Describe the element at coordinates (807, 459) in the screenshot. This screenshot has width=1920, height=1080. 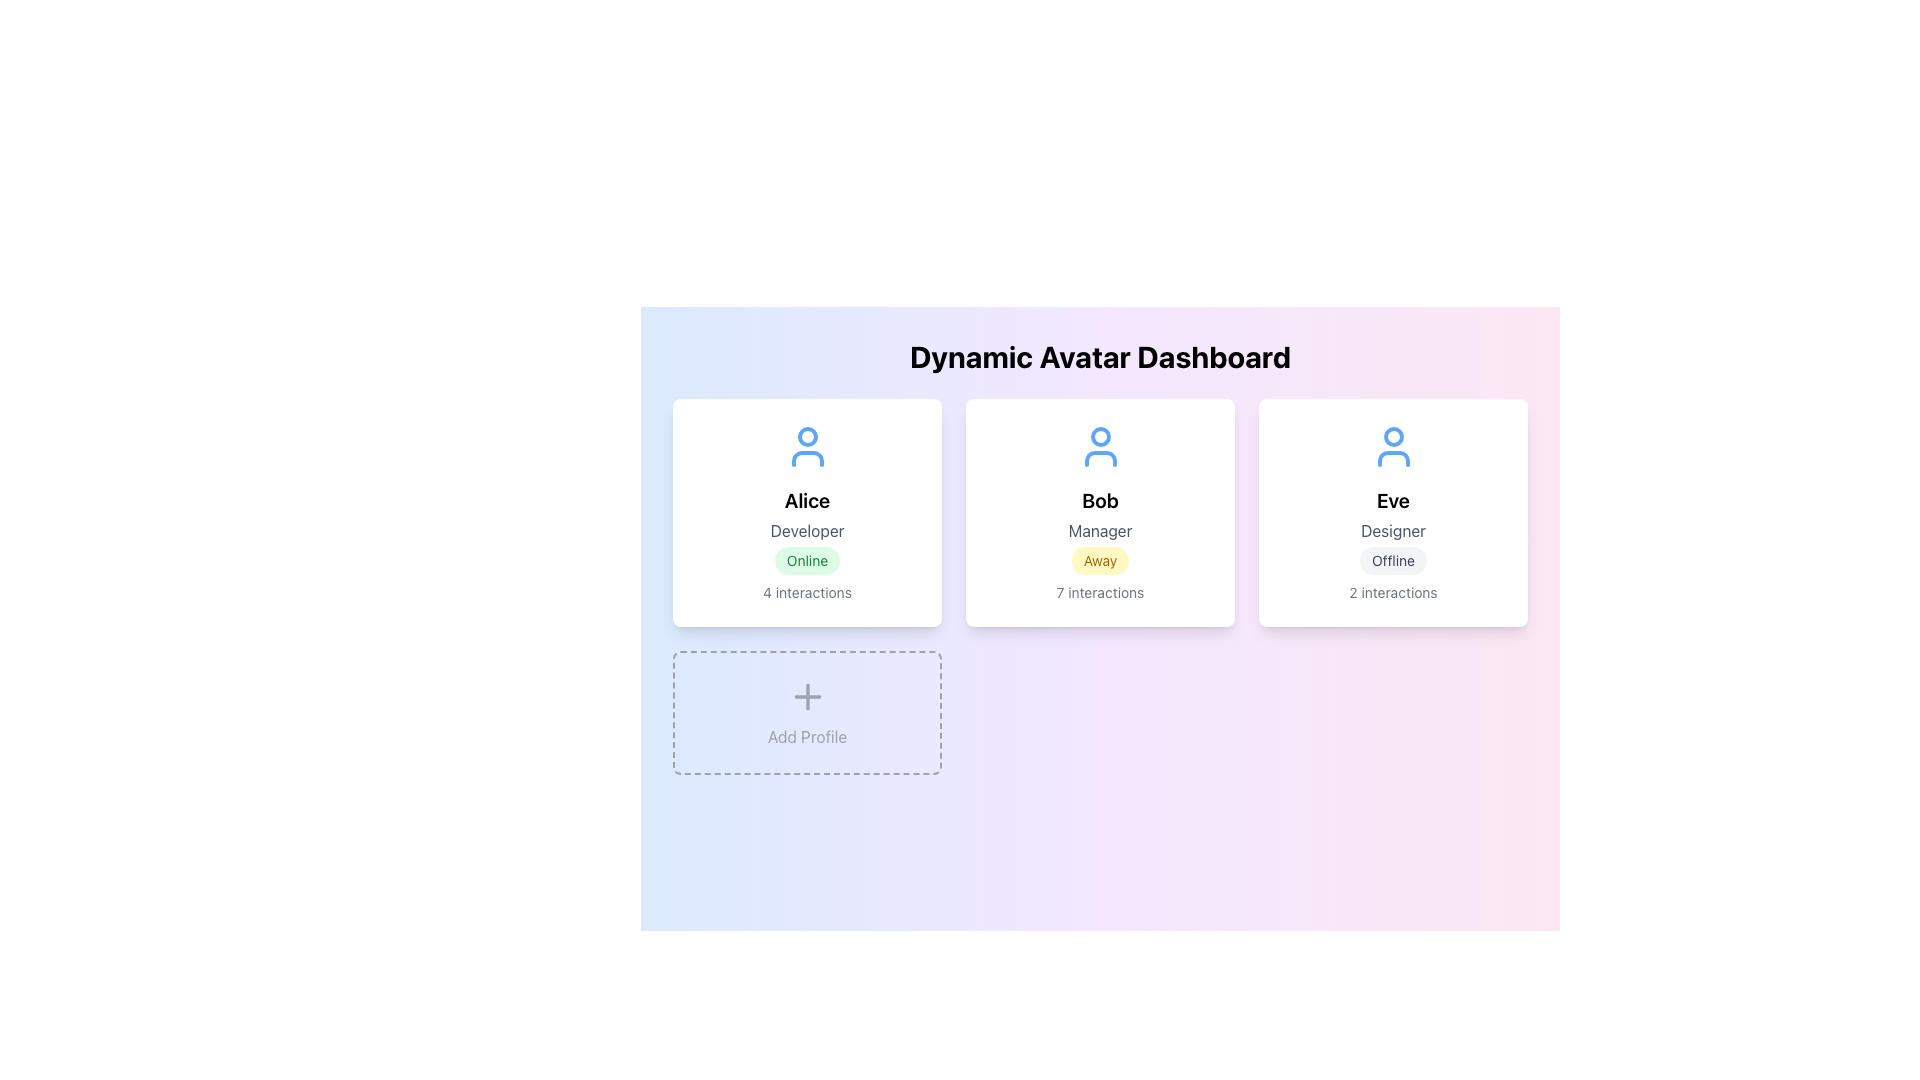
I see `the decorative vector graphic that is the semicircular base of the user icon in the 'Alice' card` at that location.